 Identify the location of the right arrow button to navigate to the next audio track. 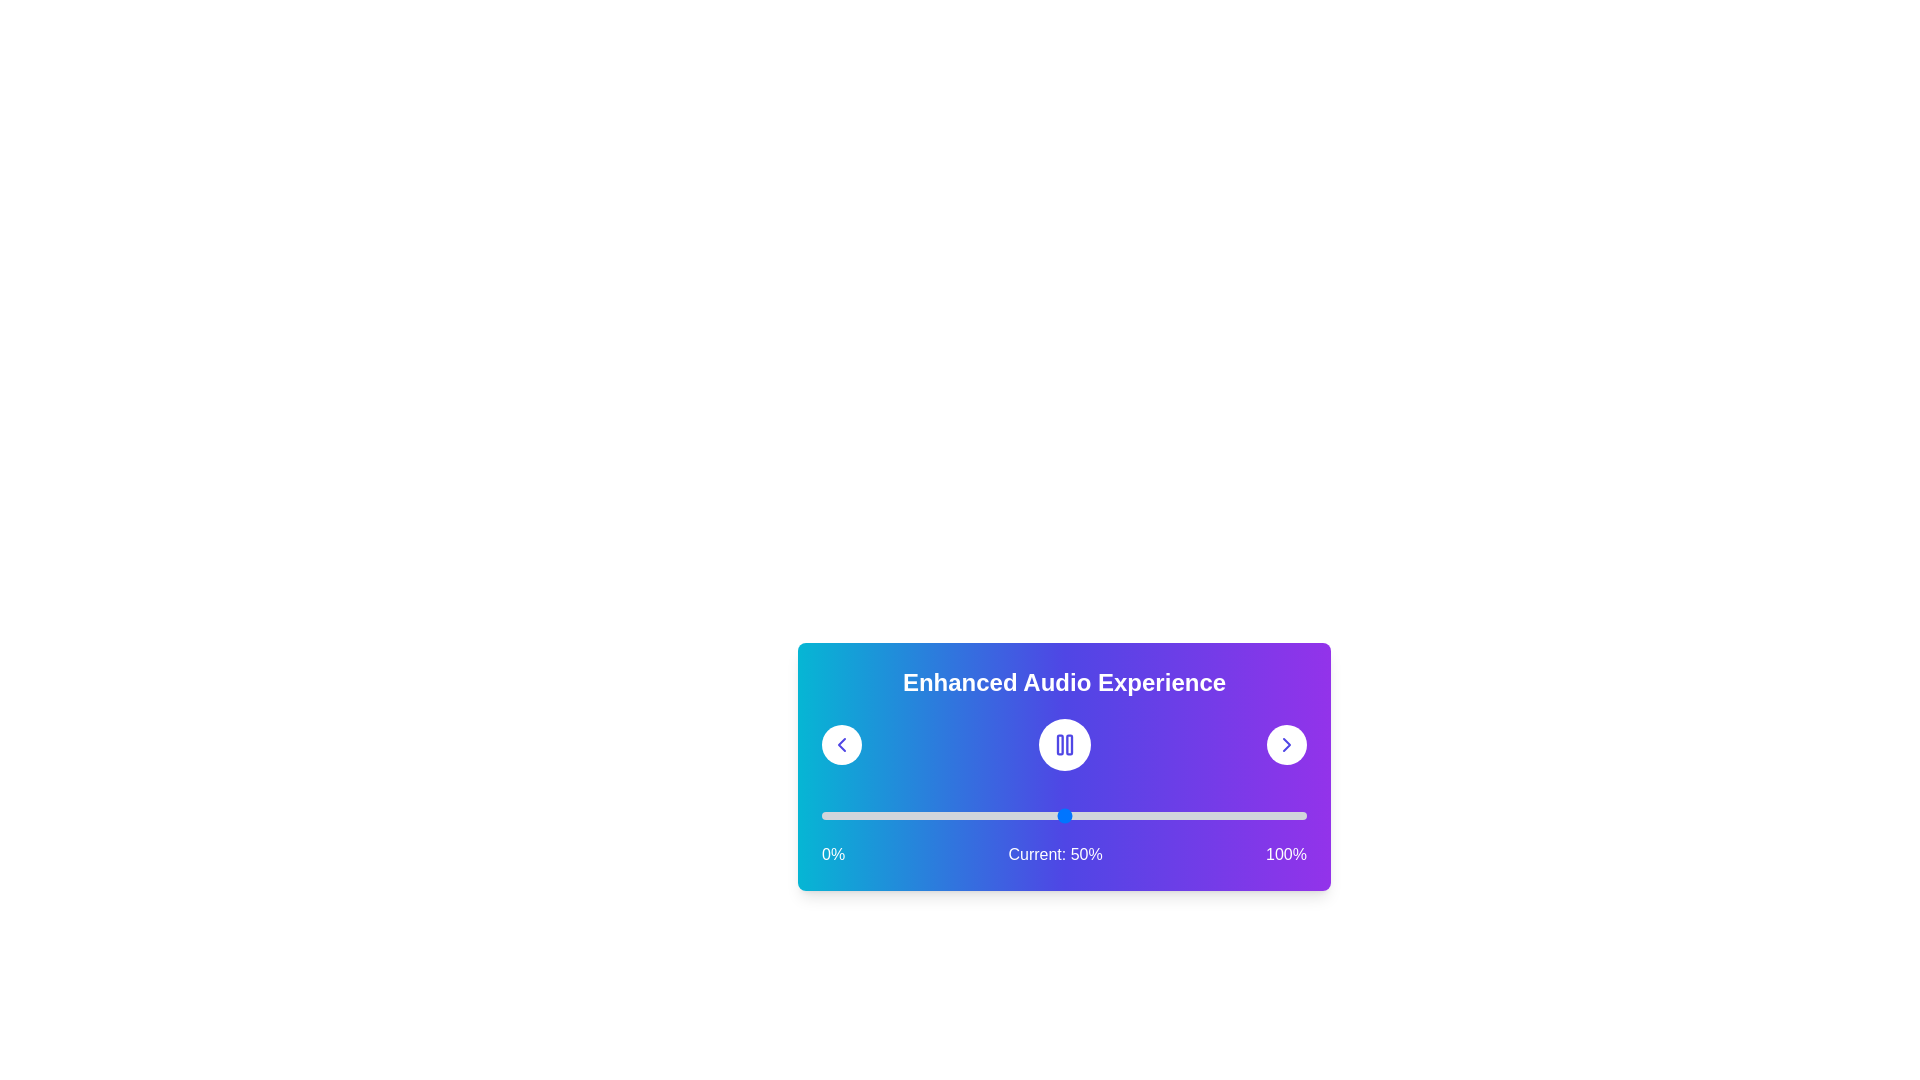
(1286, 744).